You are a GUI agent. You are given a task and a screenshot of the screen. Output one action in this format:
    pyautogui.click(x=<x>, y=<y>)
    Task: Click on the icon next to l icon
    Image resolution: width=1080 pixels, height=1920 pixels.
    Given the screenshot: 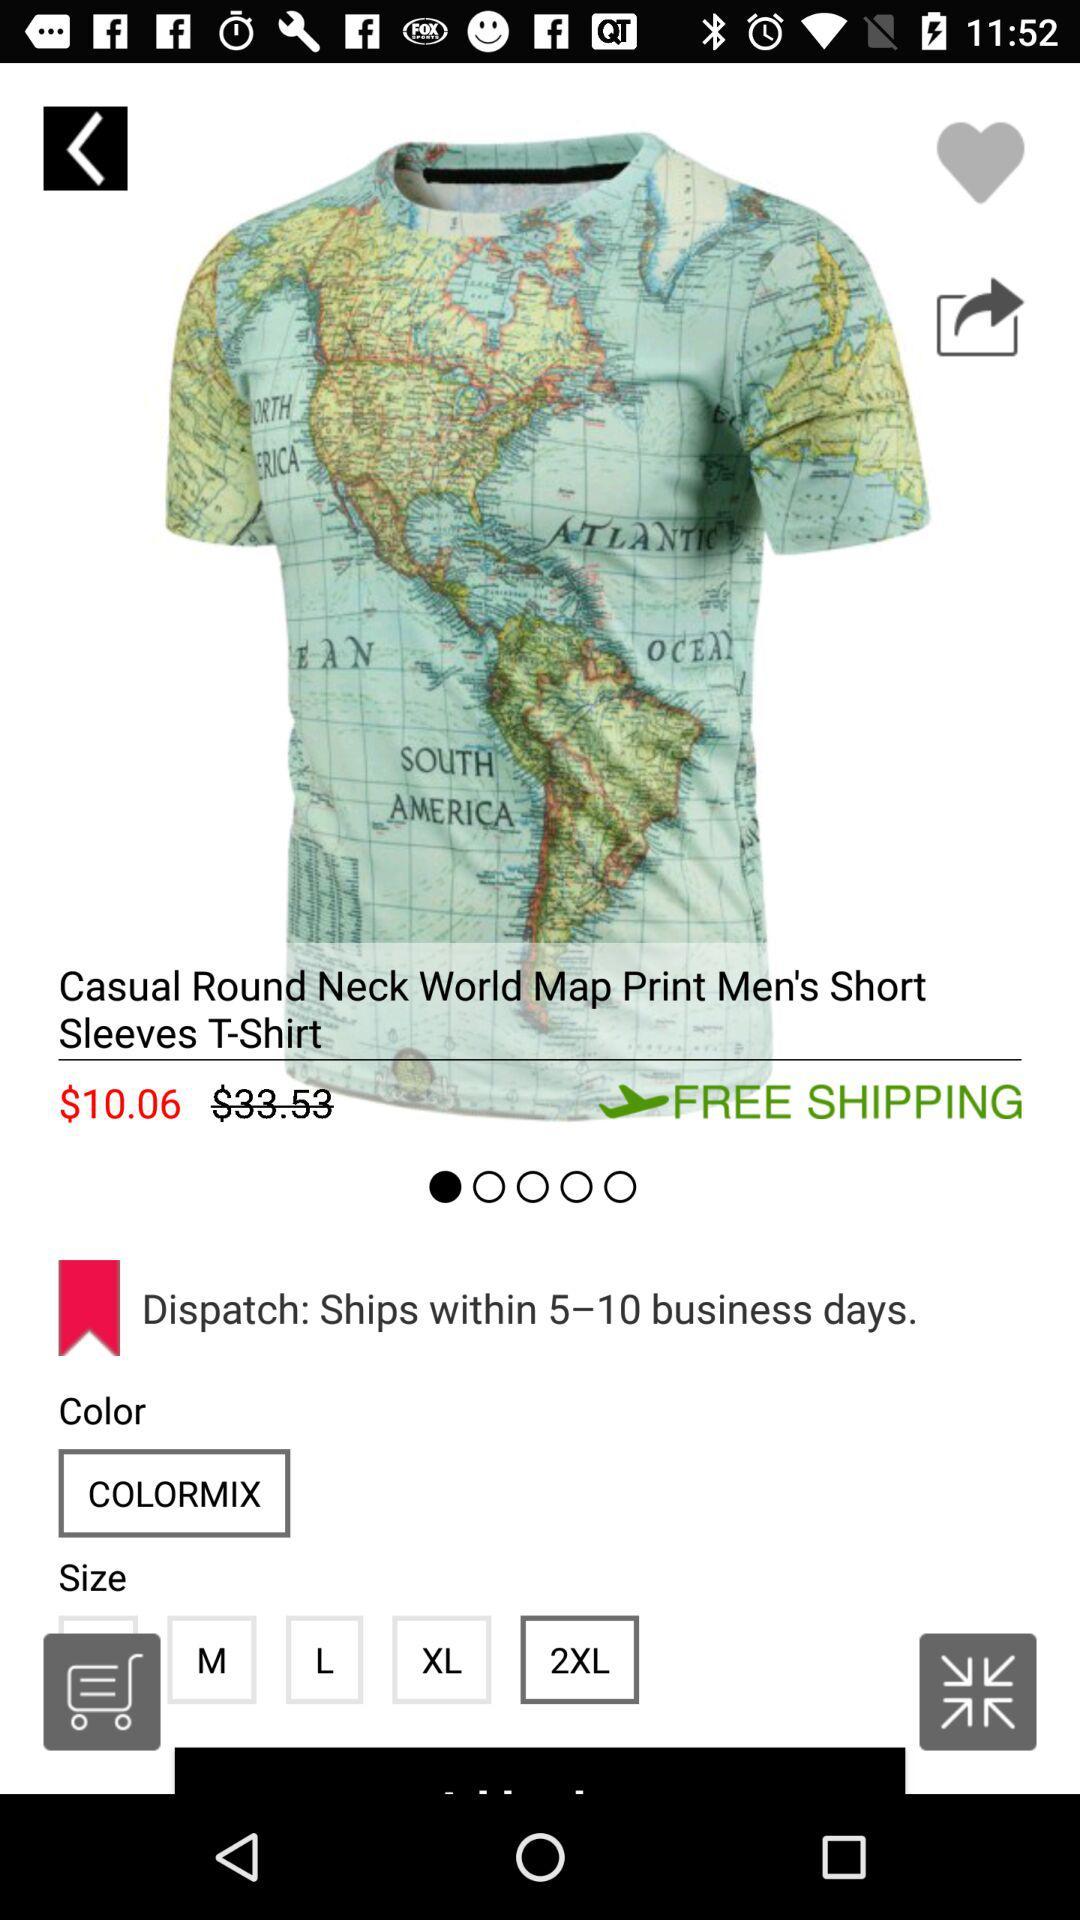 What is the action you would take?
    pyautogui.click(x=211, y=1659)
    